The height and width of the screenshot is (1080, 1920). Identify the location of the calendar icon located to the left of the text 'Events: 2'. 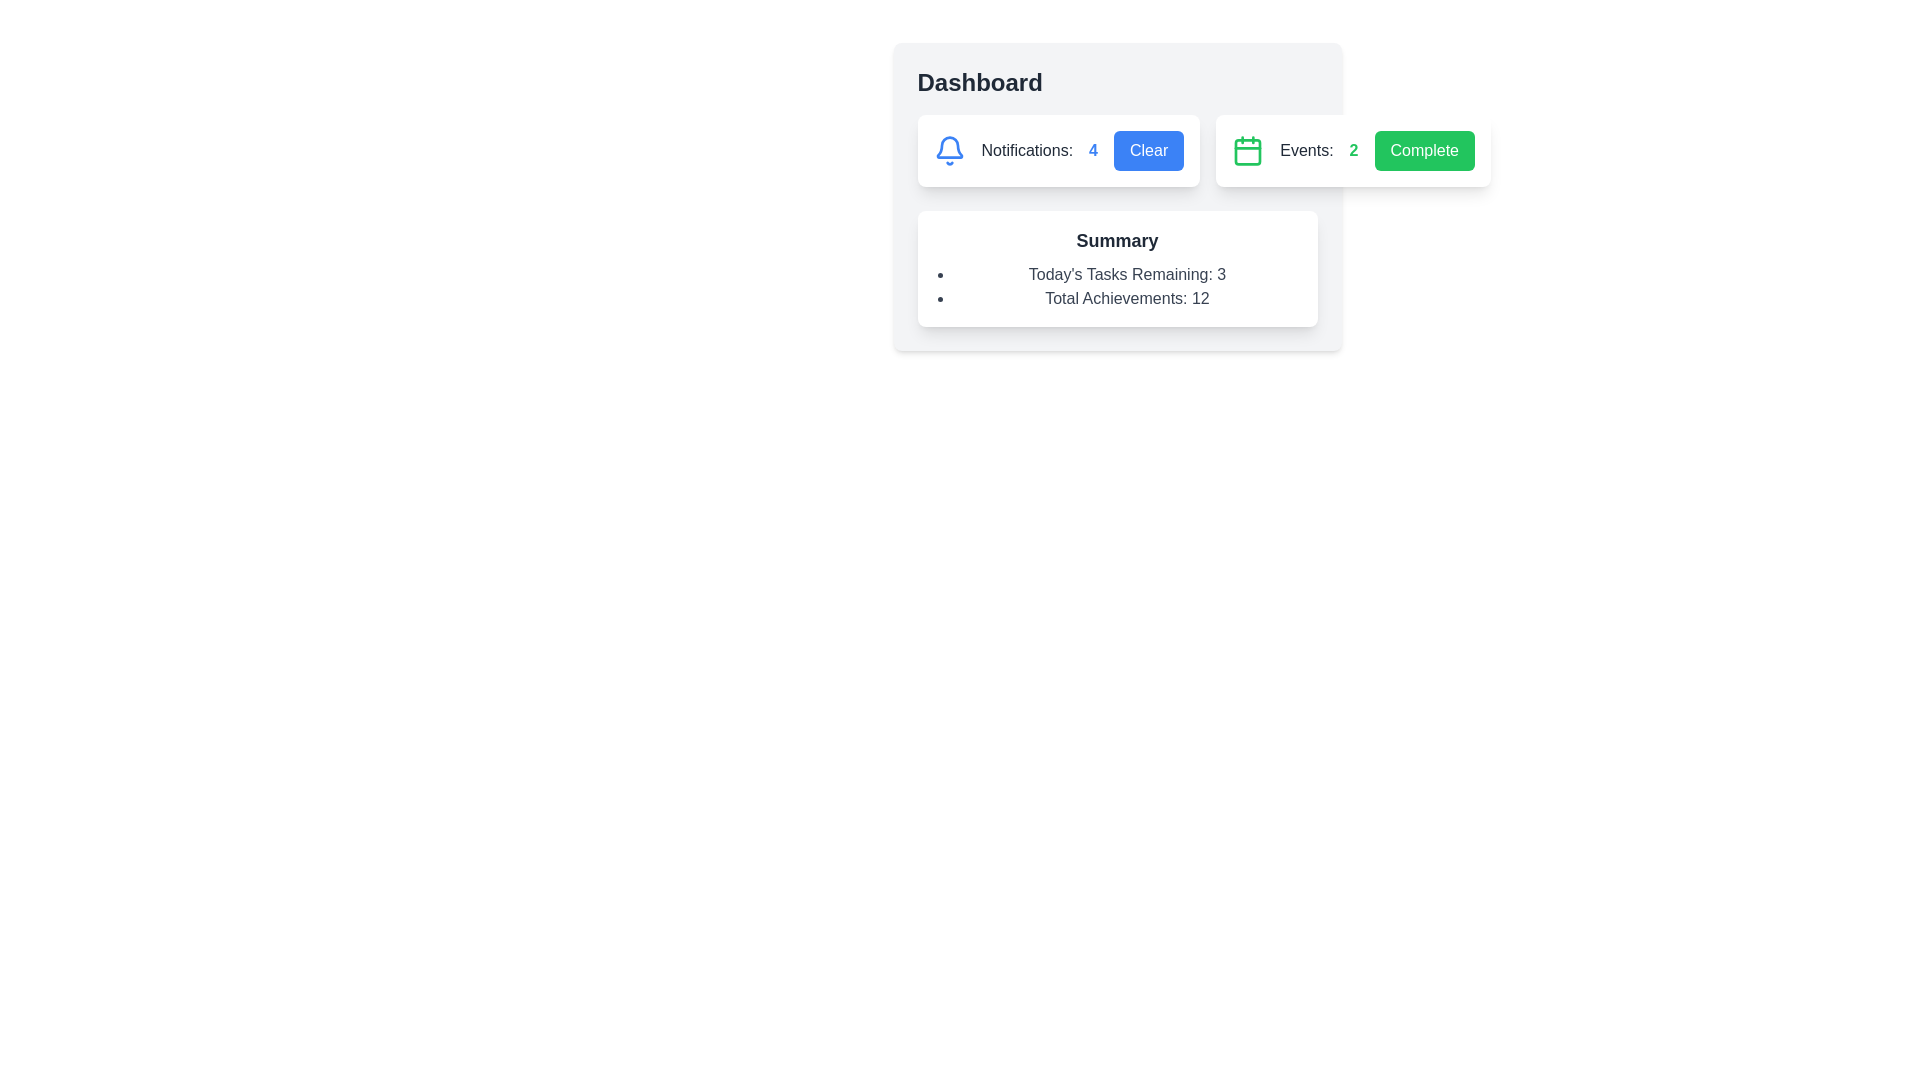
(1247, 149).